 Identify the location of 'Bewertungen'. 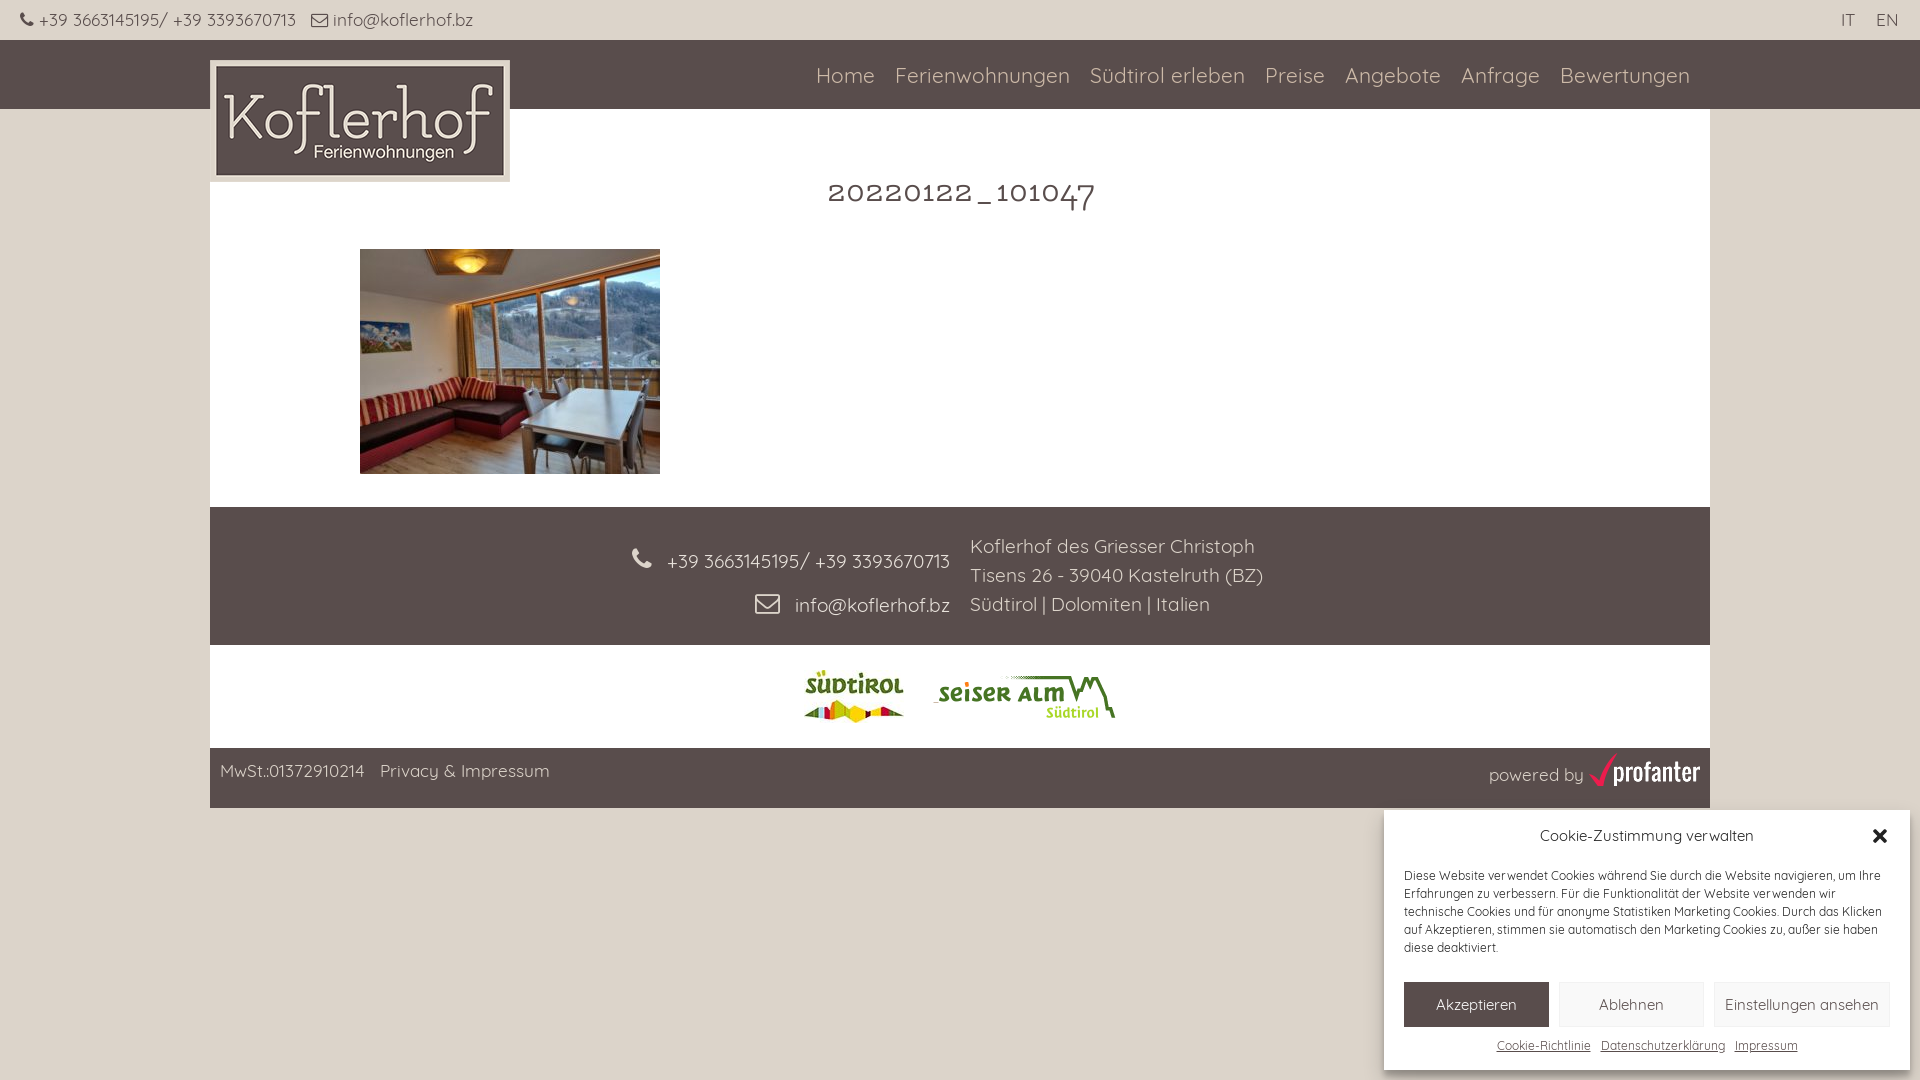
(1625, 75).